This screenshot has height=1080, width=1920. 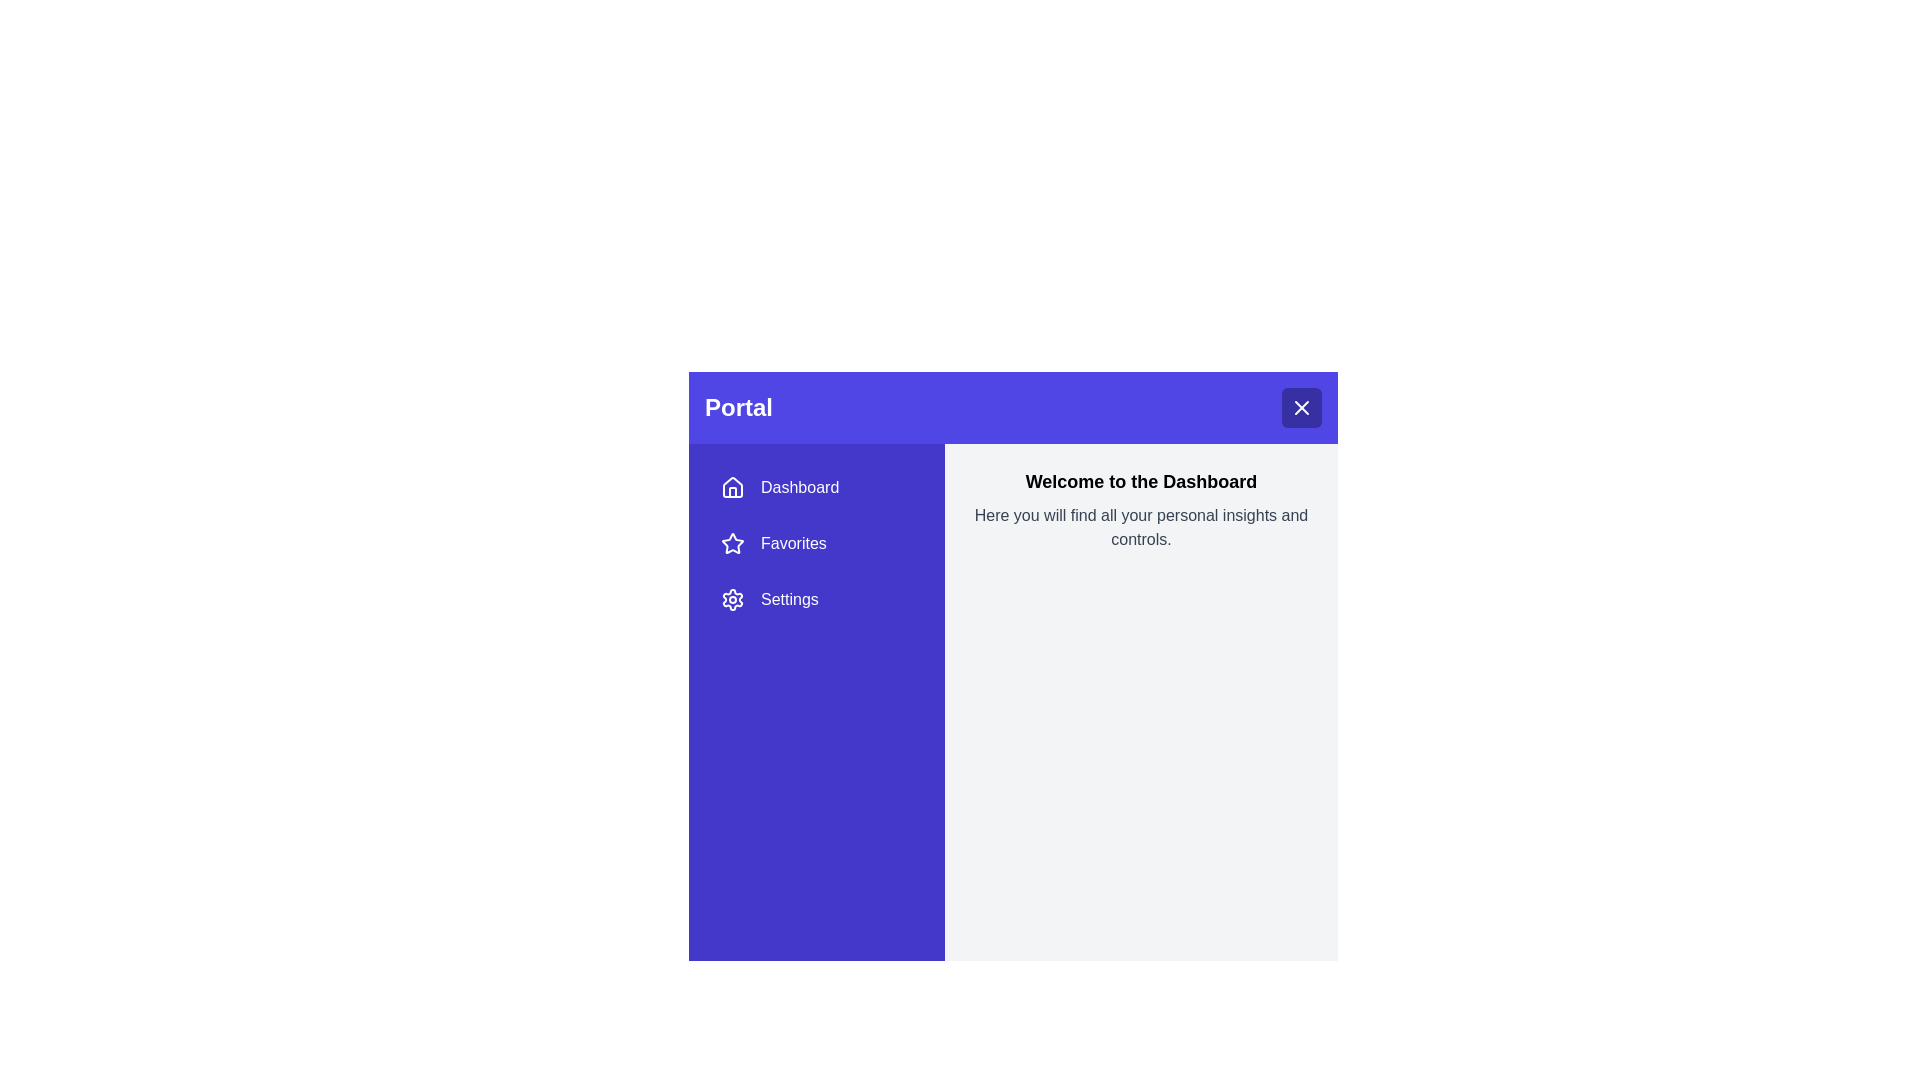 I want to click on the close button located in the top-right corner of the purple header bar, adjacent to the 'Portal' text, so click(x=1301, y=407).